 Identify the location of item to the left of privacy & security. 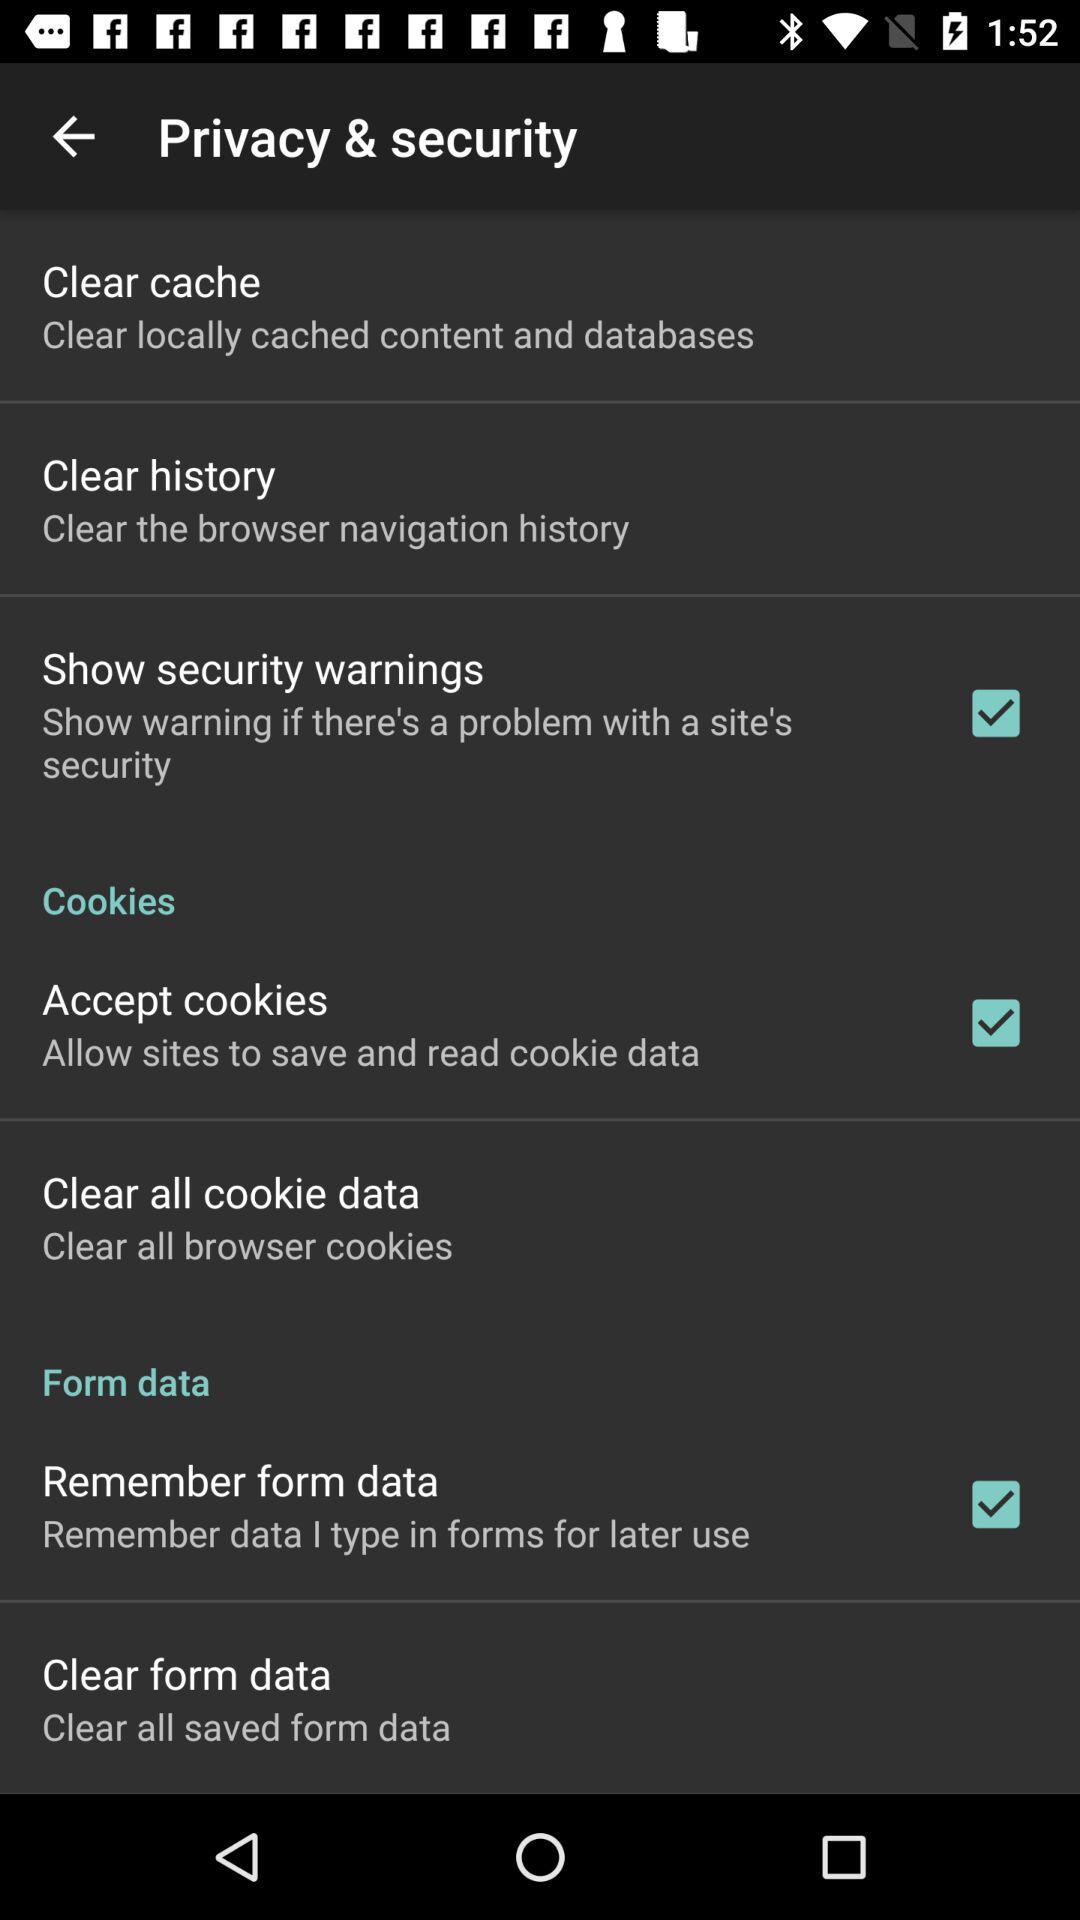
(72, 135).